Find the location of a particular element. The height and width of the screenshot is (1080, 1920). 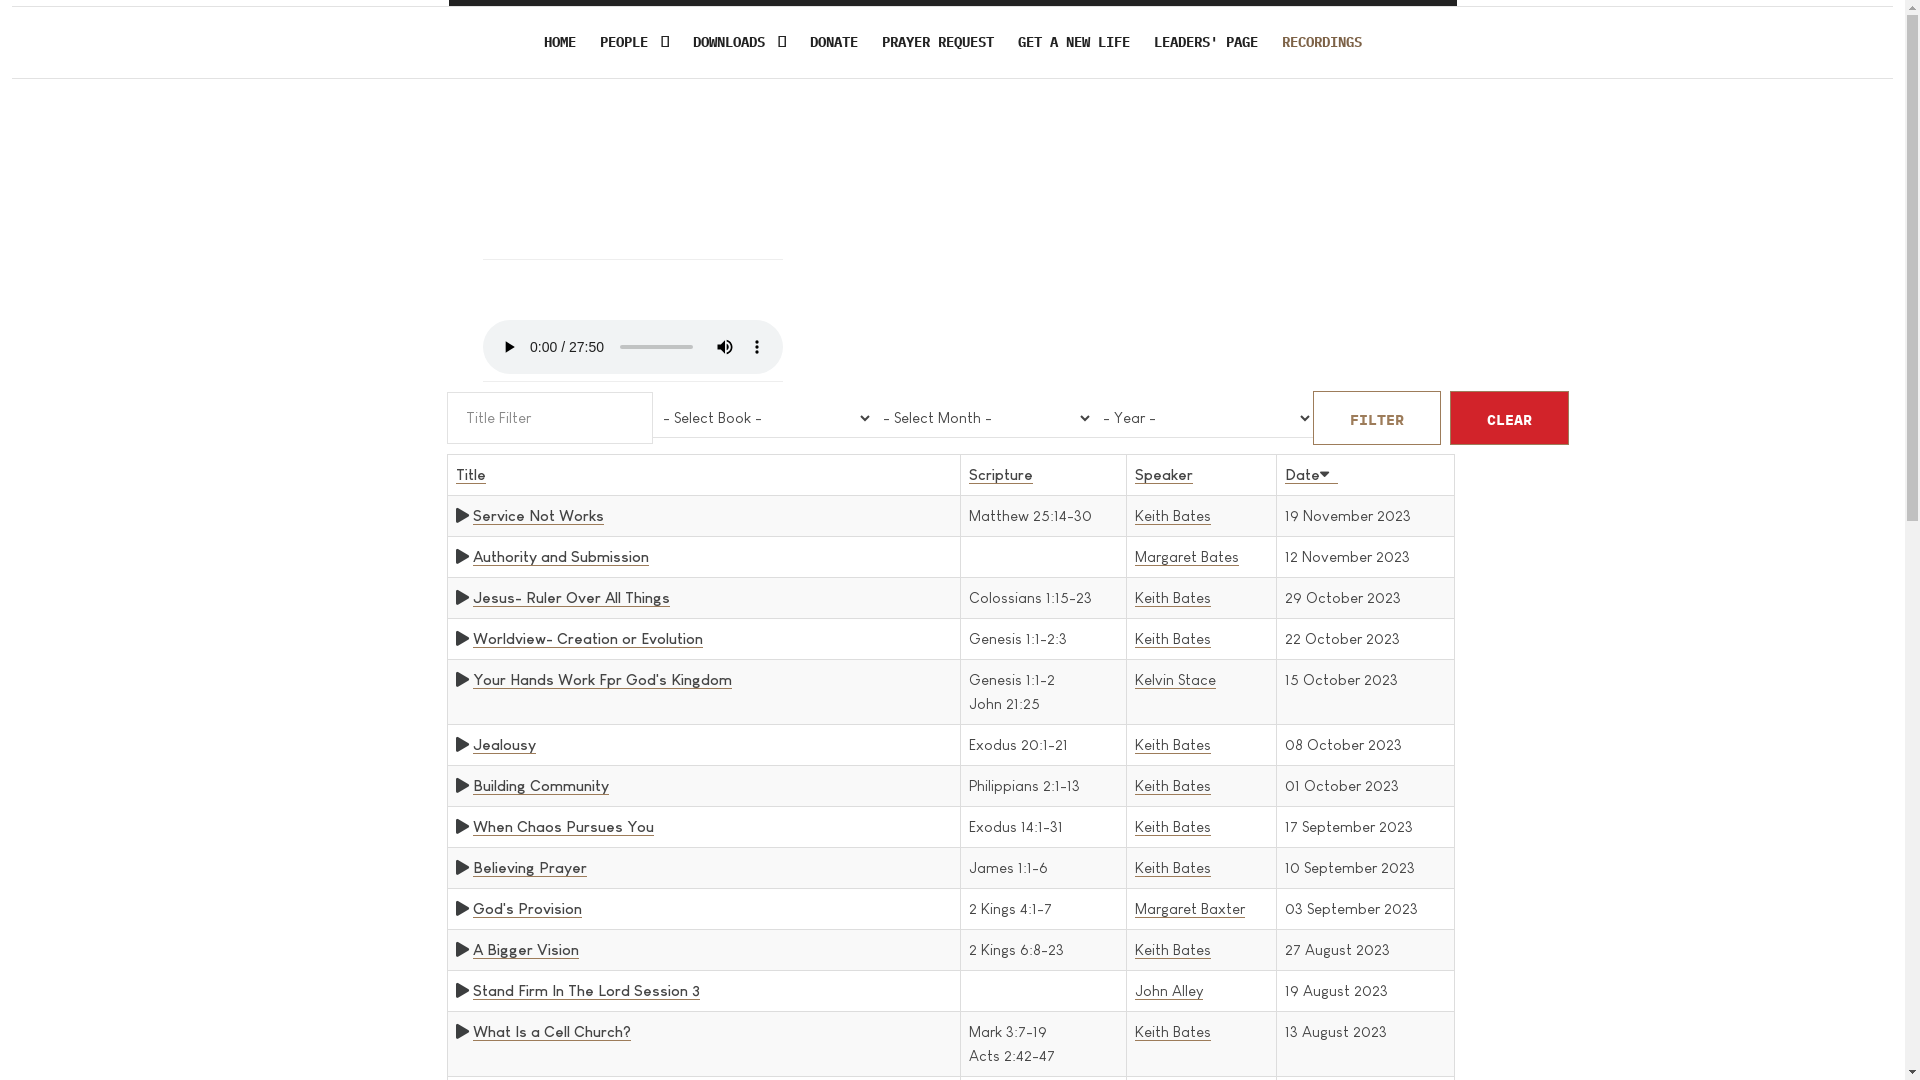

'When Chaos Pursues You' is located at coordinates (470, 826).